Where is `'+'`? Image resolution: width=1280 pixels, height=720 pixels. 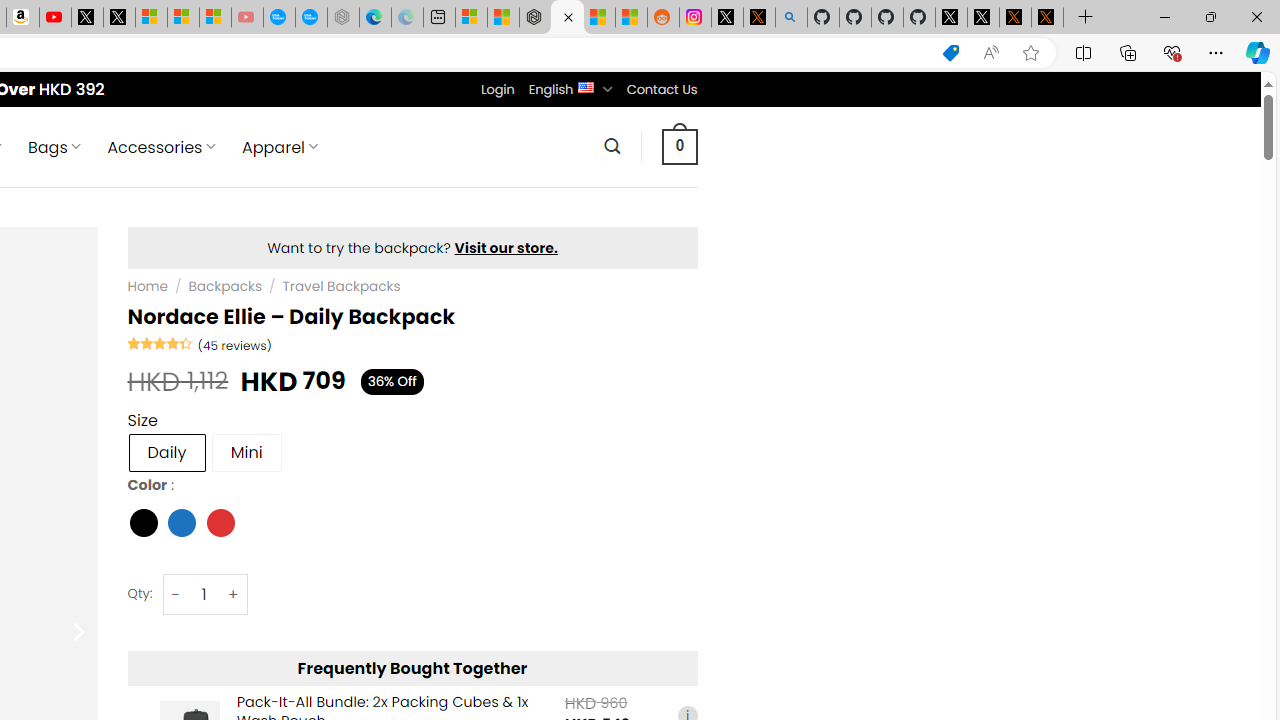 '+' is located at coordinates (234, 593).